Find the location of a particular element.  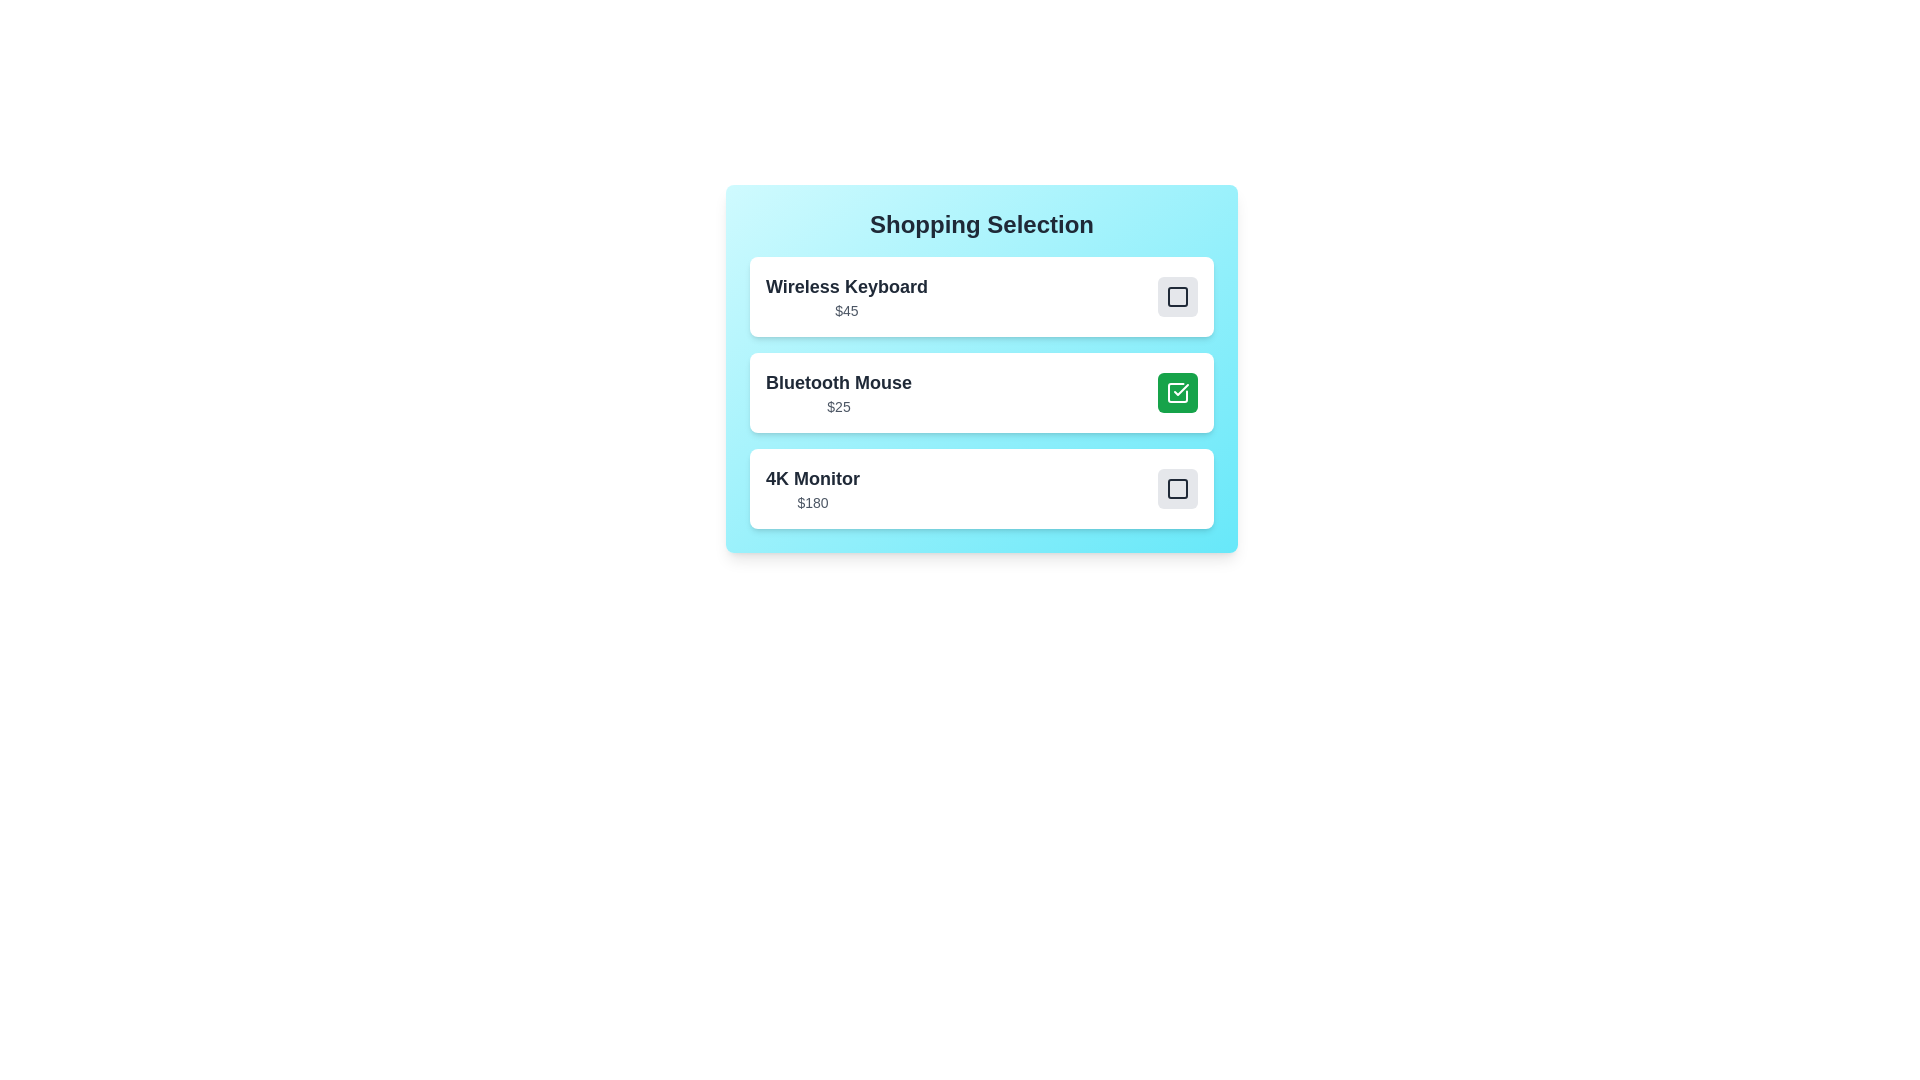

the green square button with rounded corners and a white checkmark icon is located at coordinates (1177, 393).